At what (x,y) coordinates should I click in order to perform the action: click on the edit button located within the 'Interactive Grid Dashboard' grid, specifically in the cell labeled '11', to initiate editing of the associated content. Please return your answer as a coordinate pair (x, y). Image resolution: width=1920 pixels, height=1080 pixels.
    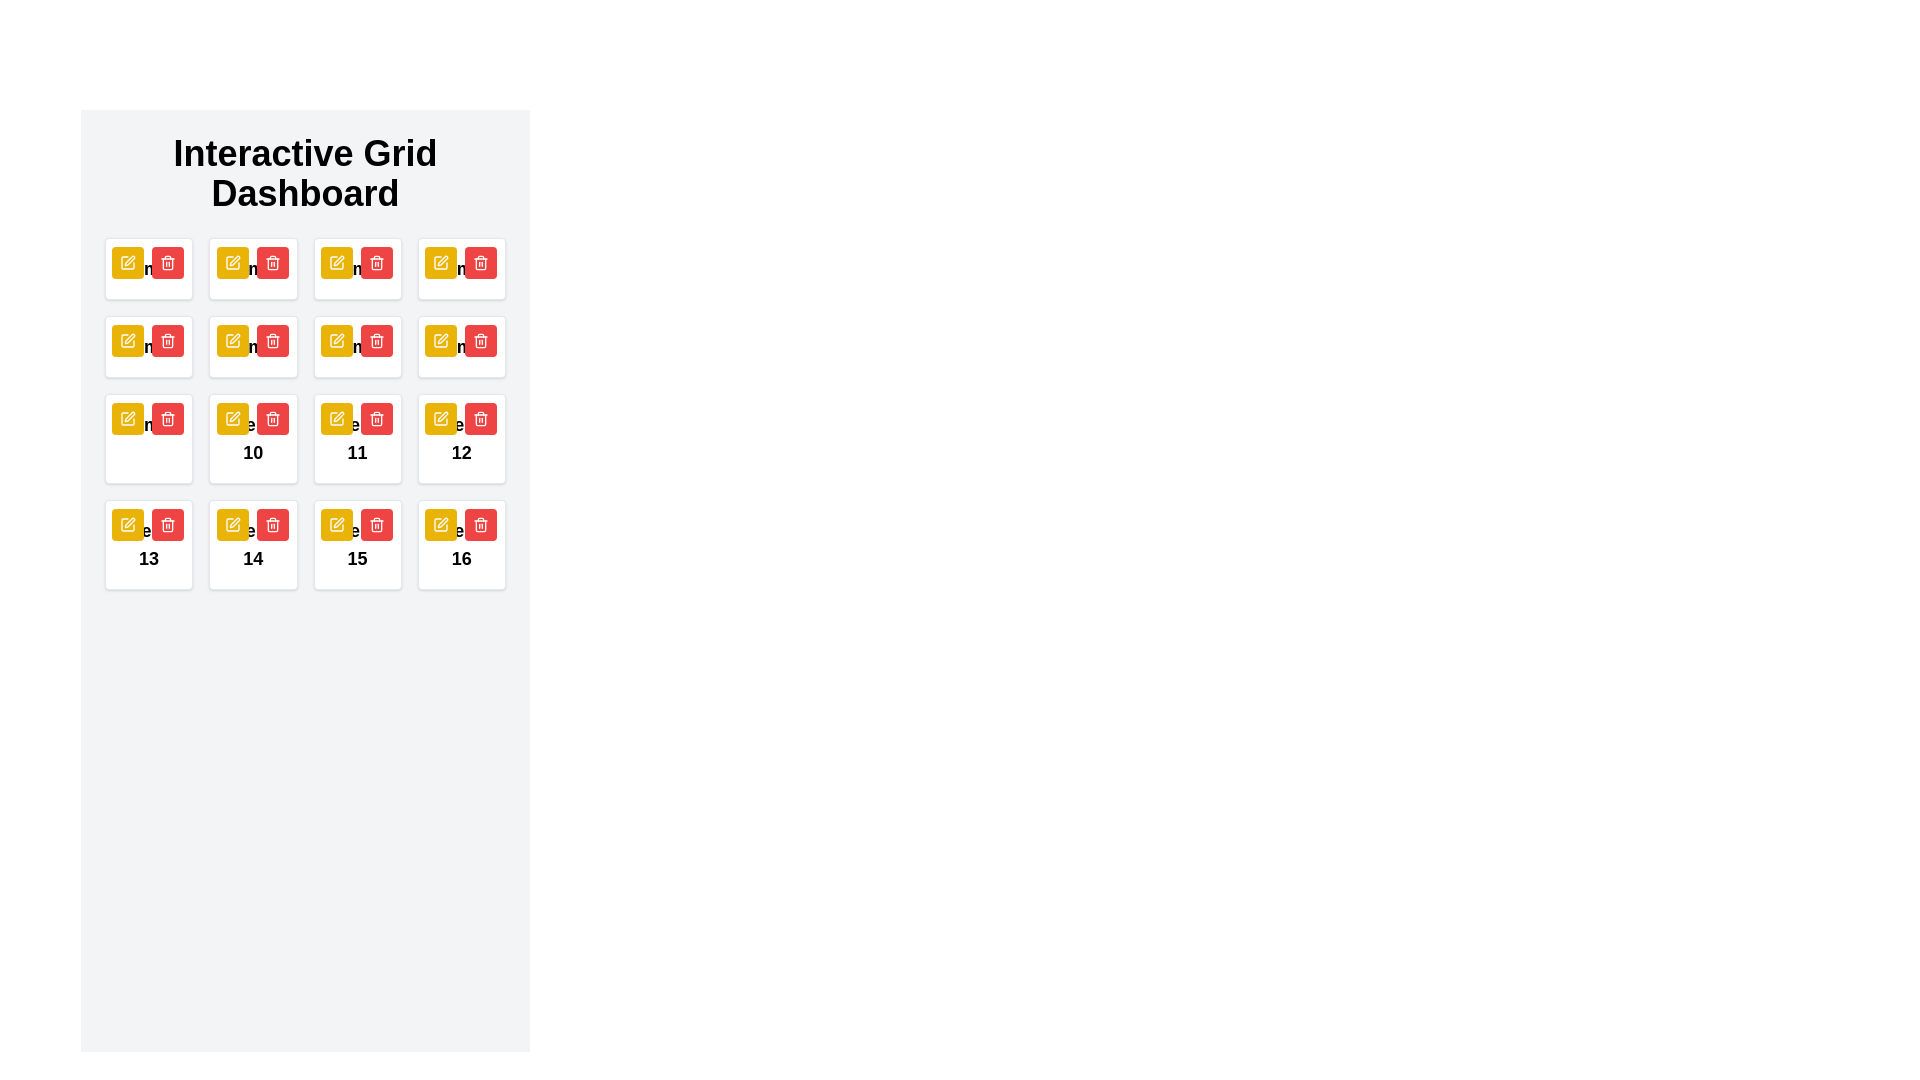
    Looking at the image, I should click on (336, 418).